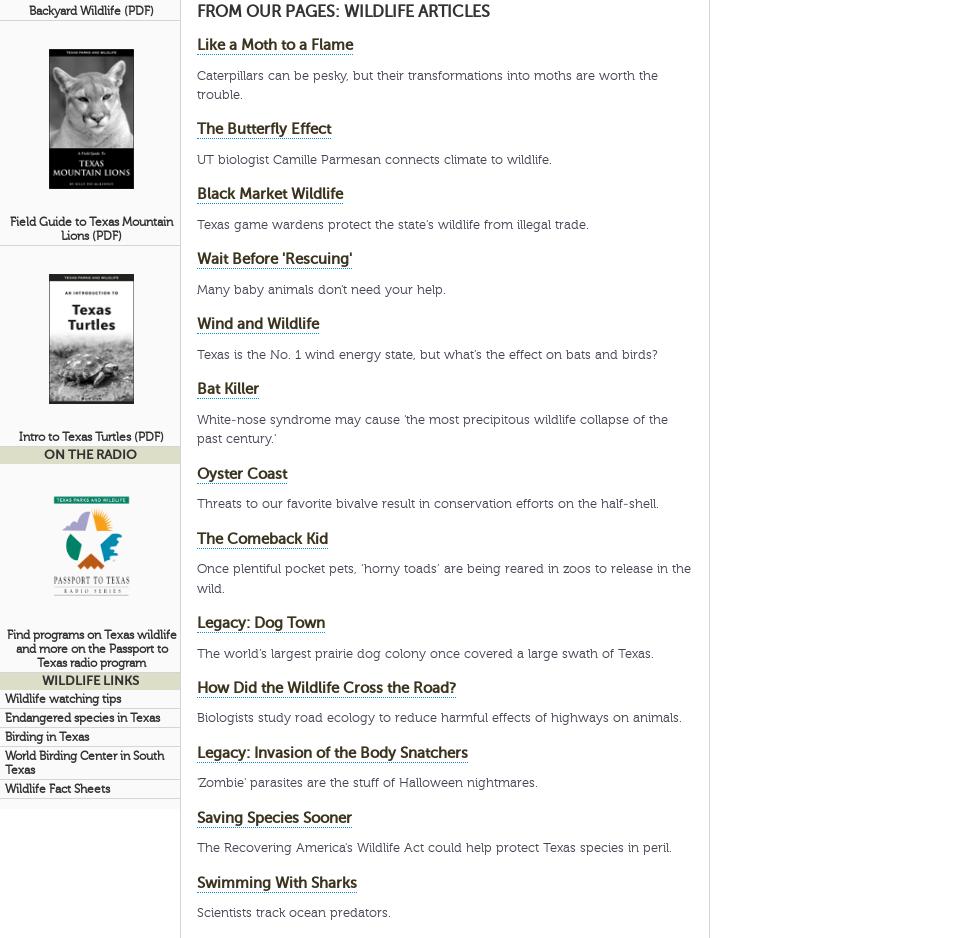  I want to click on 'White-nose syndrome may cause 'the most precipitous wildlife collapse of the past century.'', so click(432, 429).